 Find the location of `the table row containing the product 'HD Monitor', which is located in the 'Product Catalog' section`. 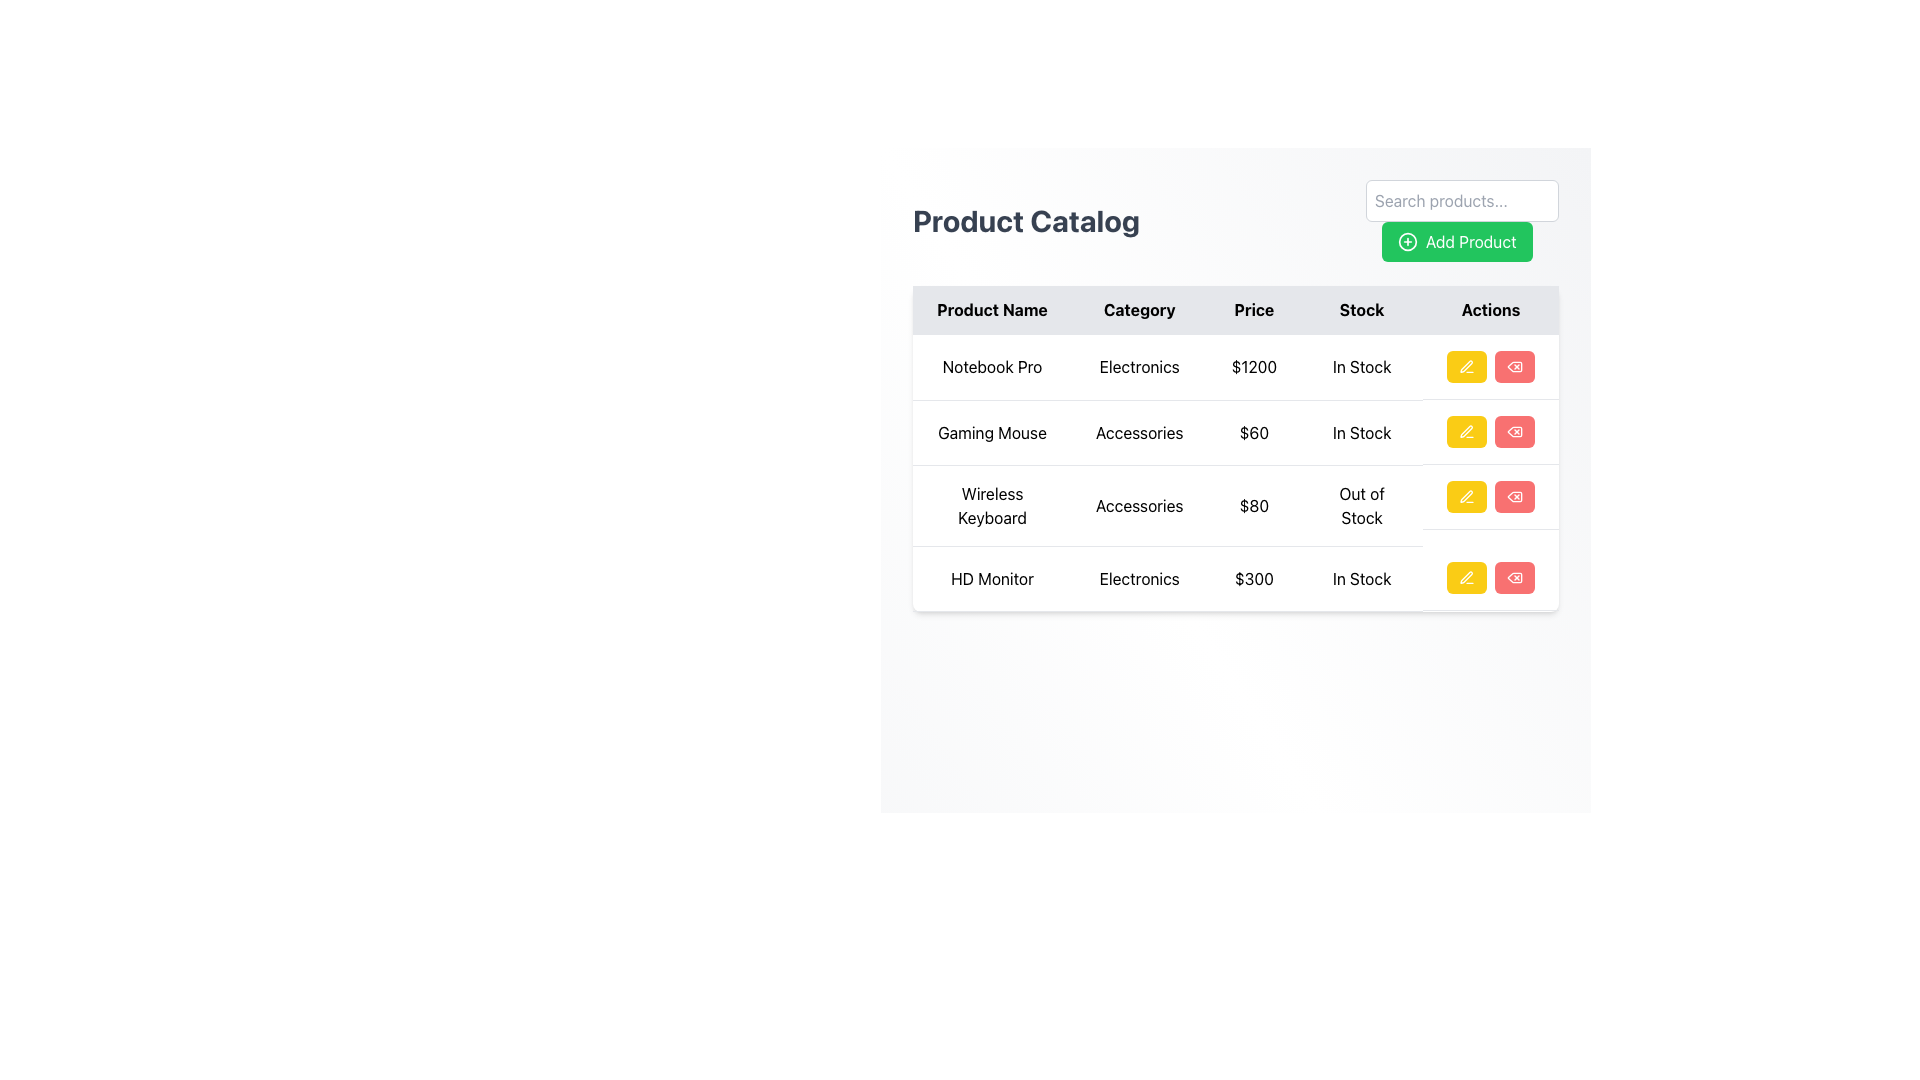

the table row containing the product 'HD Monitor', which is located in the 'Product Catalog' section is located at coordinates (1235, 578).